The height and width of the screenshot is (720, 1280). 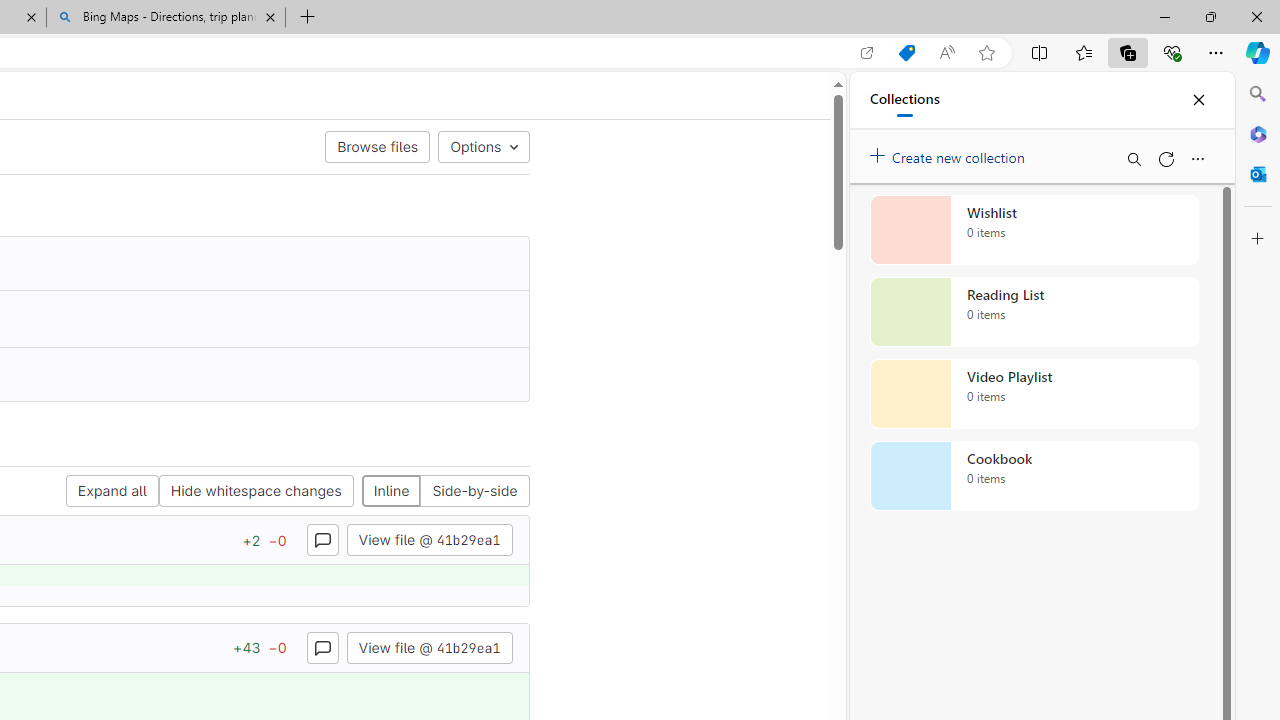 I want to click on 'More options menu', so click(x=1197, y=158).